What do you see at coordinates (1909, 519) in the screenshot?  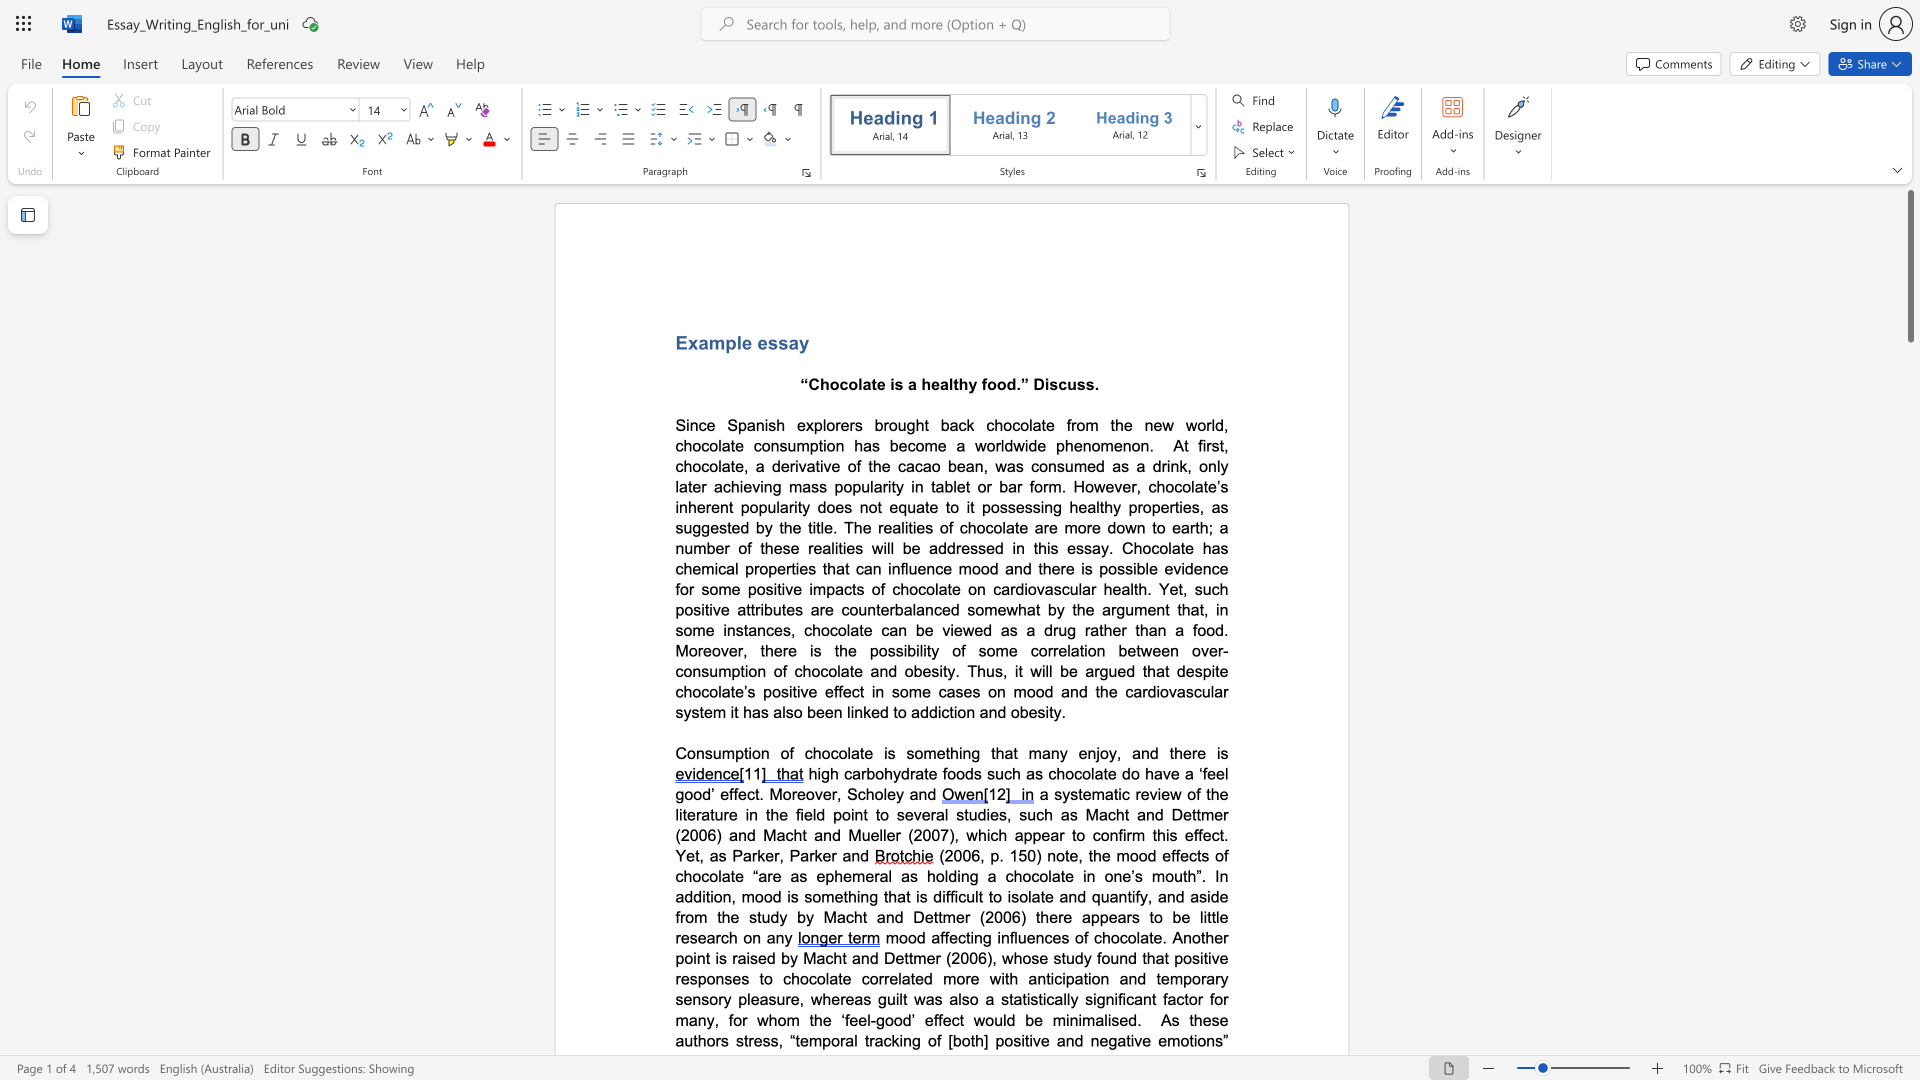 I see `the page's right scrollbar for downward movement` at bounding box center [1909, 519].